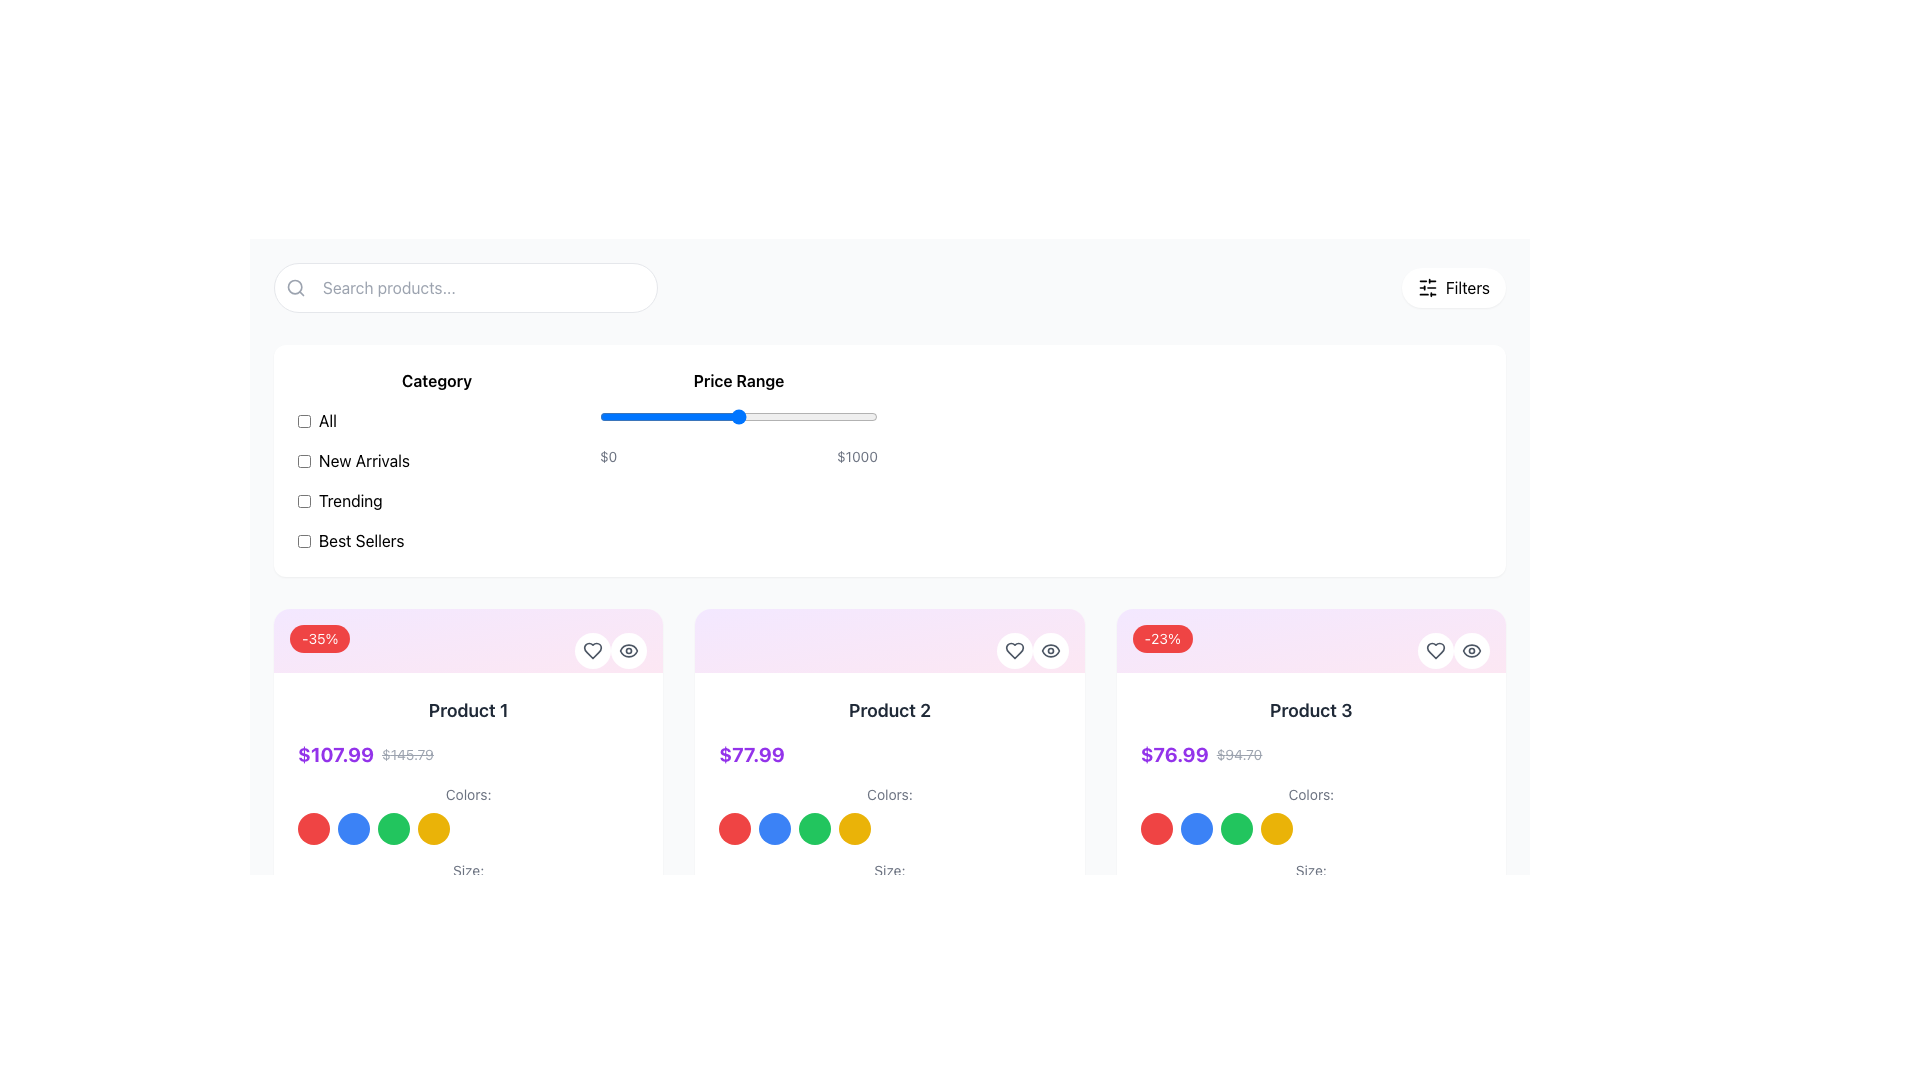 The image size is (1920, 1080). I want to click on the 'L' size selection button, so click(460, 906).